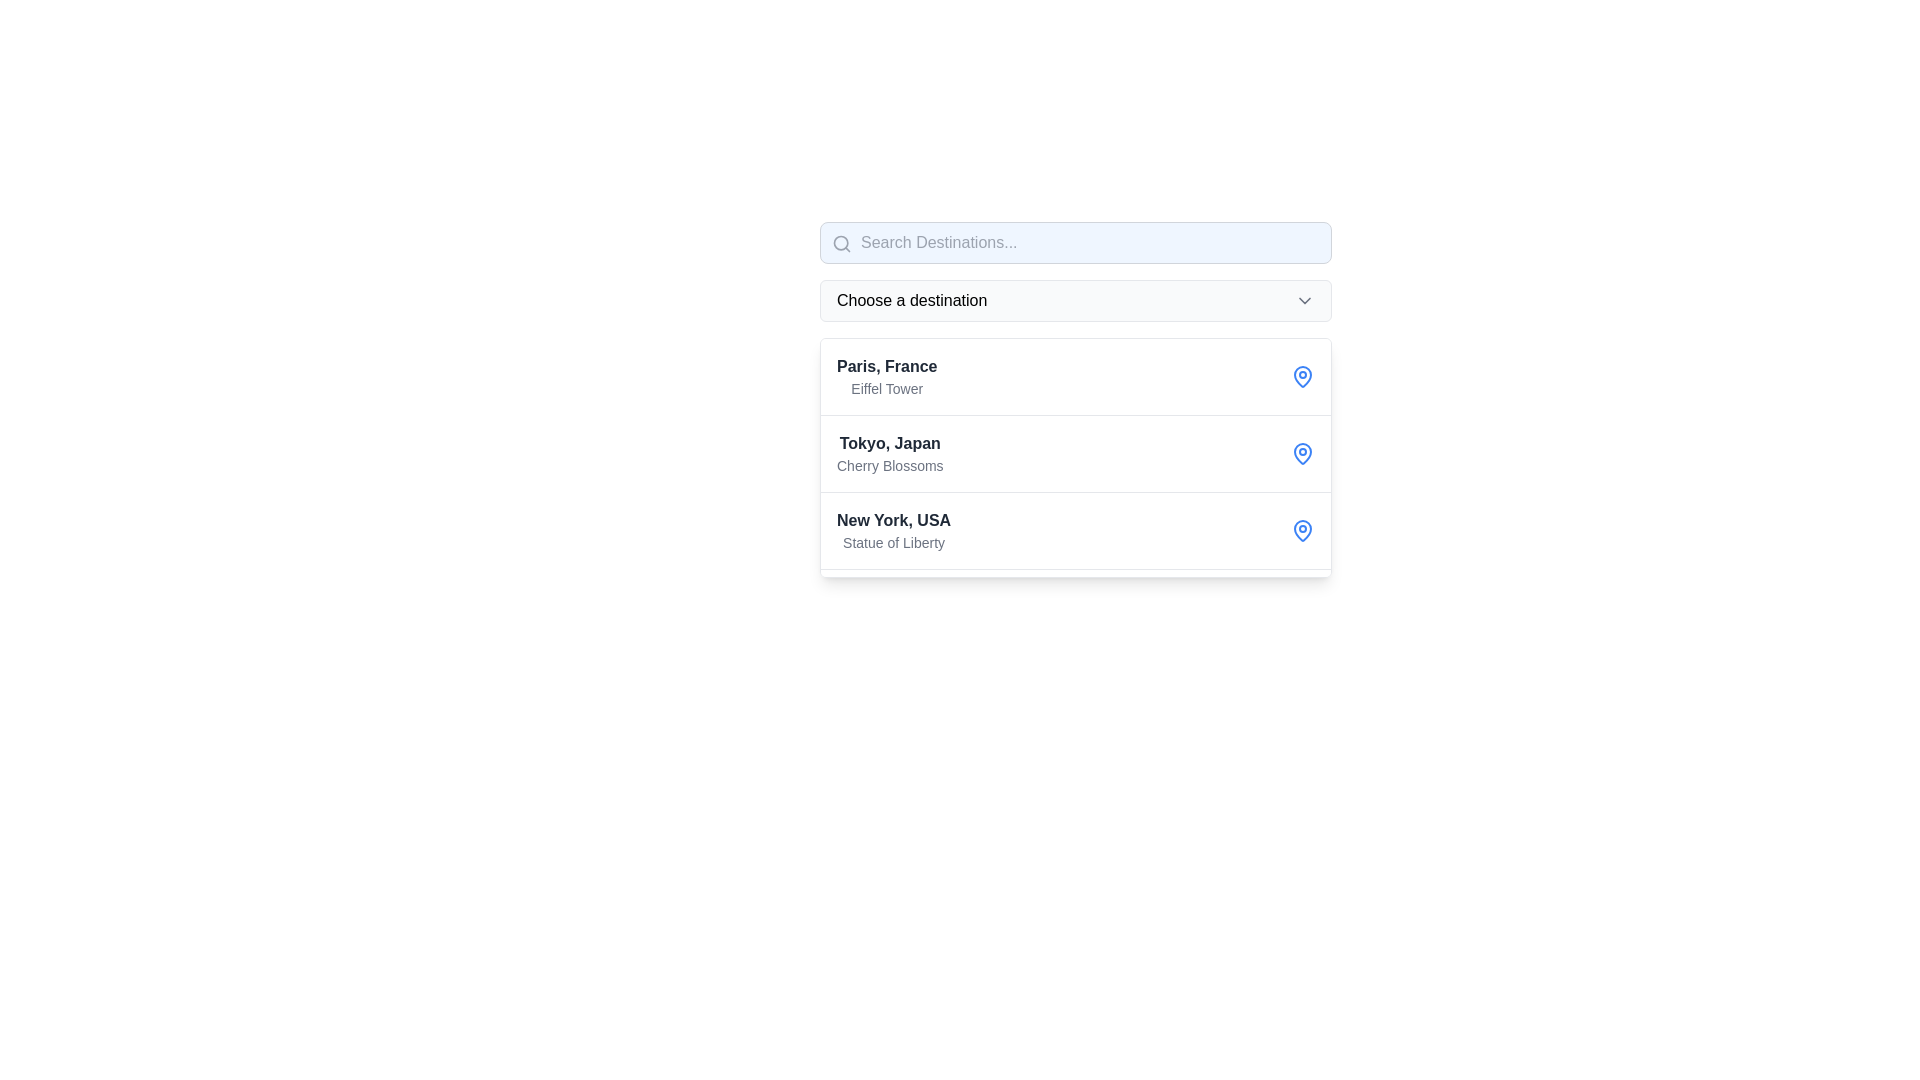  What do you see at coordinates (889, 466) in the screenshot?
I see `the text label displaying 'Cherry Blossoms' that is styled in a smaller, light gray font, located below 'Tokyo, Japan.'` at bounding box center [889, 466].